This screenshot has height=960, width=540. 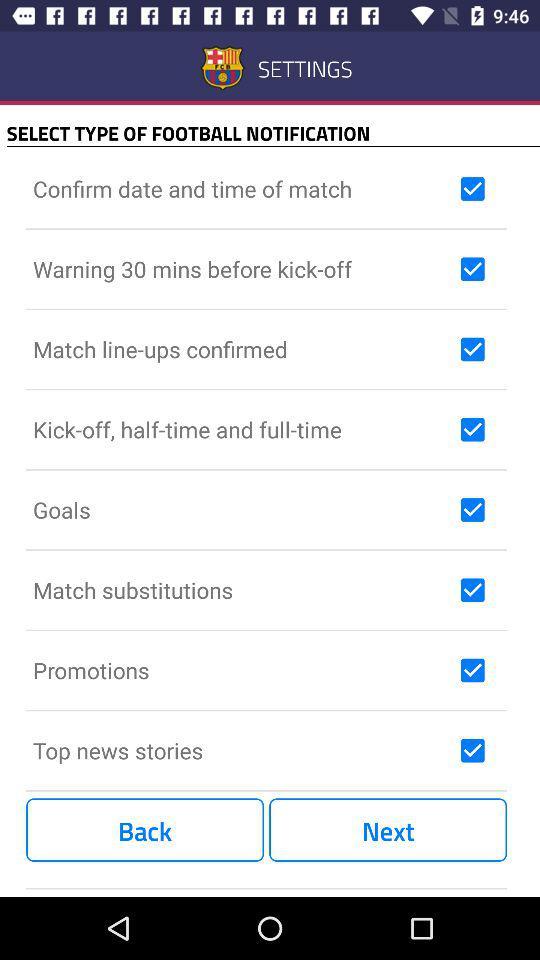 I want to click on the match line ups, so click(x=242, y=349).